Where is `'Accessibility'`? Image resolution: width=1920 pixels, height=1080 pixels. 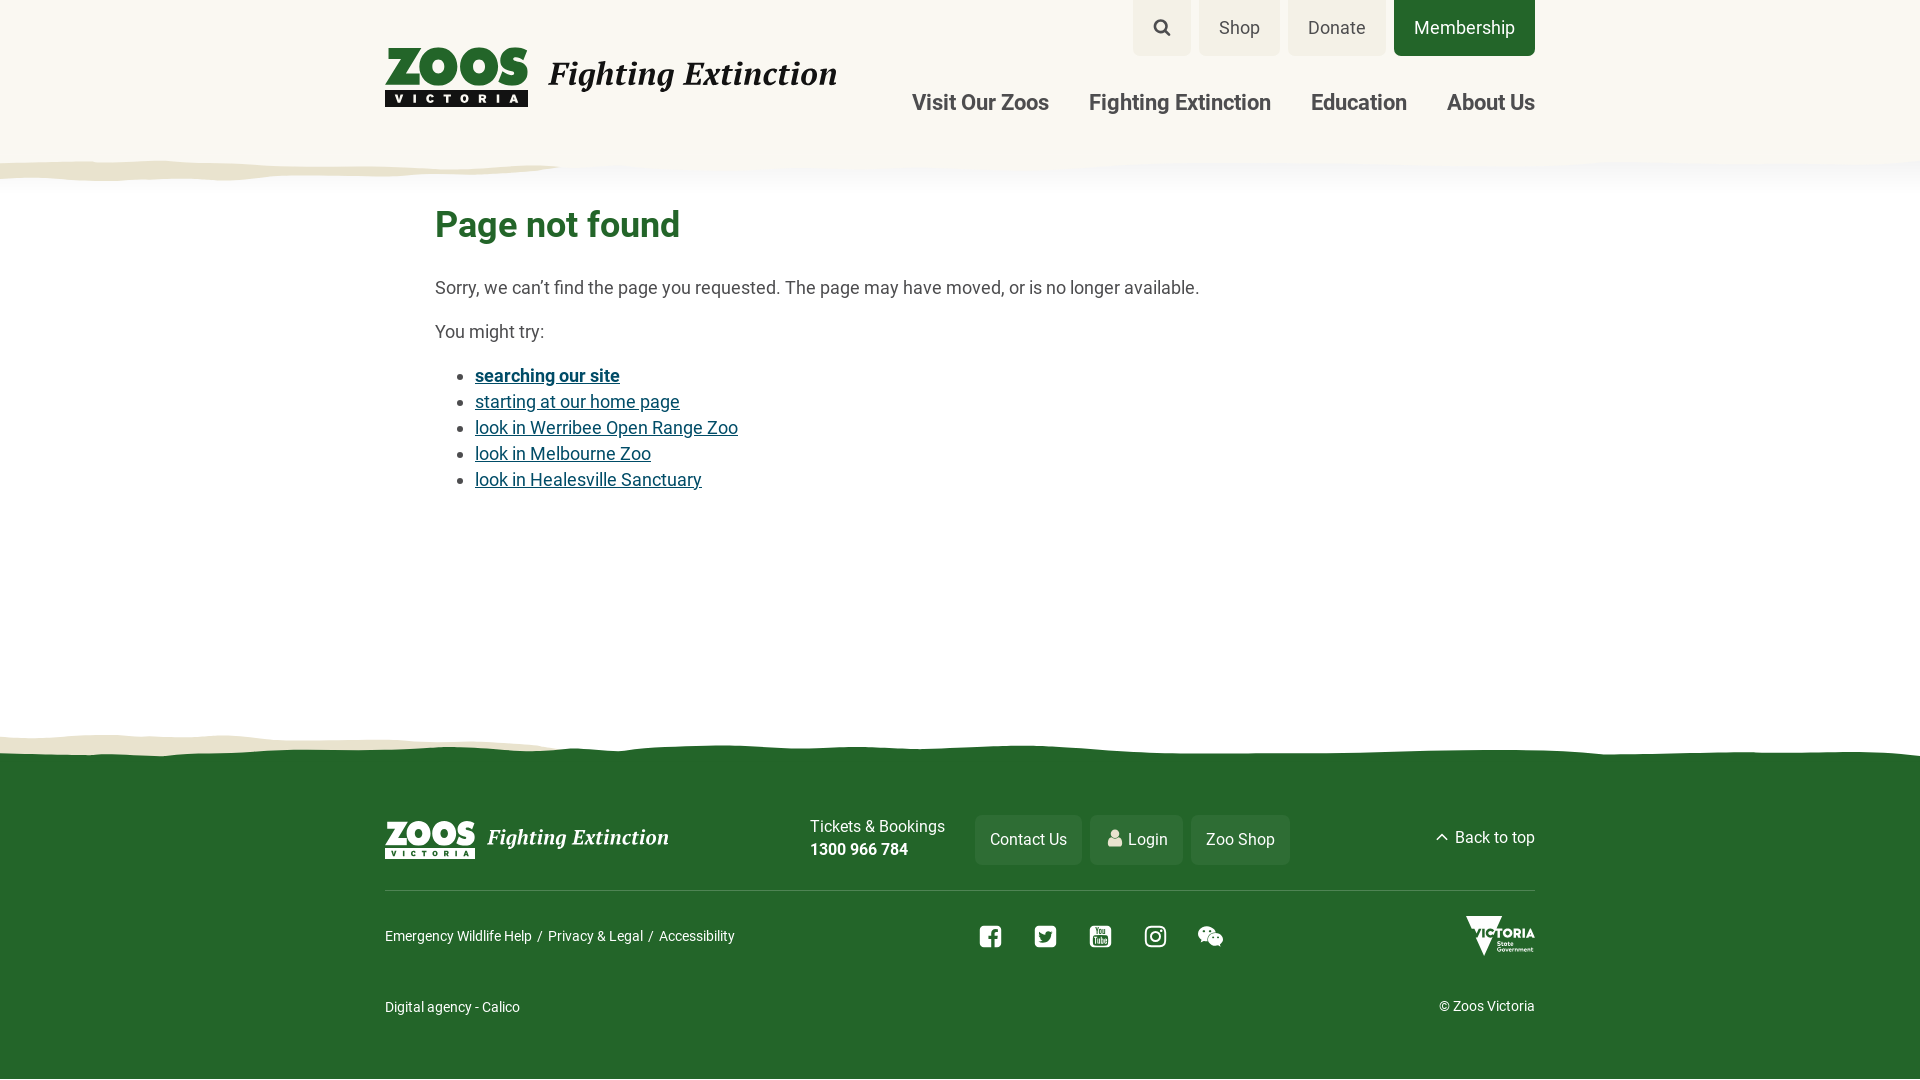
'Accessibility' is located at coordinates (696, 936).